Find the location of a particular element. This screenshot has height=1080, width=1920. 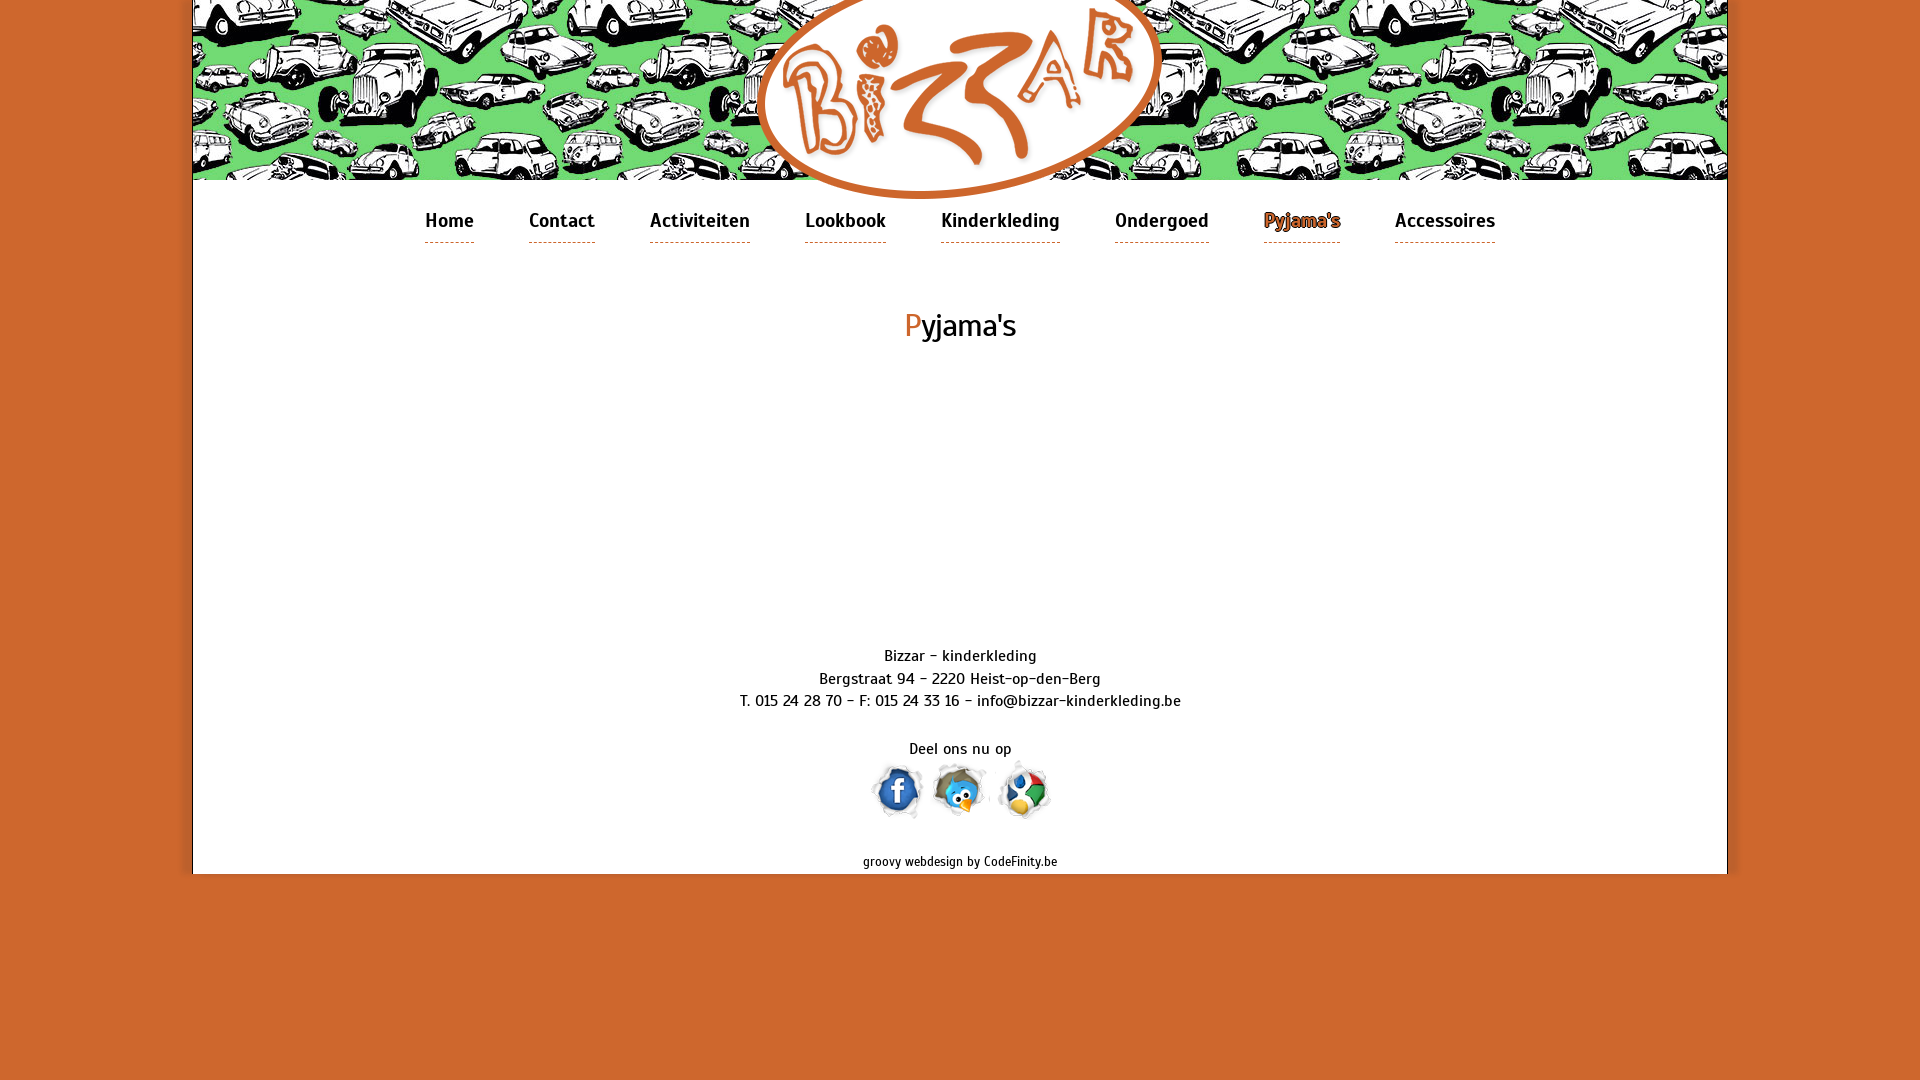

'Kinderkleding' is located at coordinates (1000, 221).